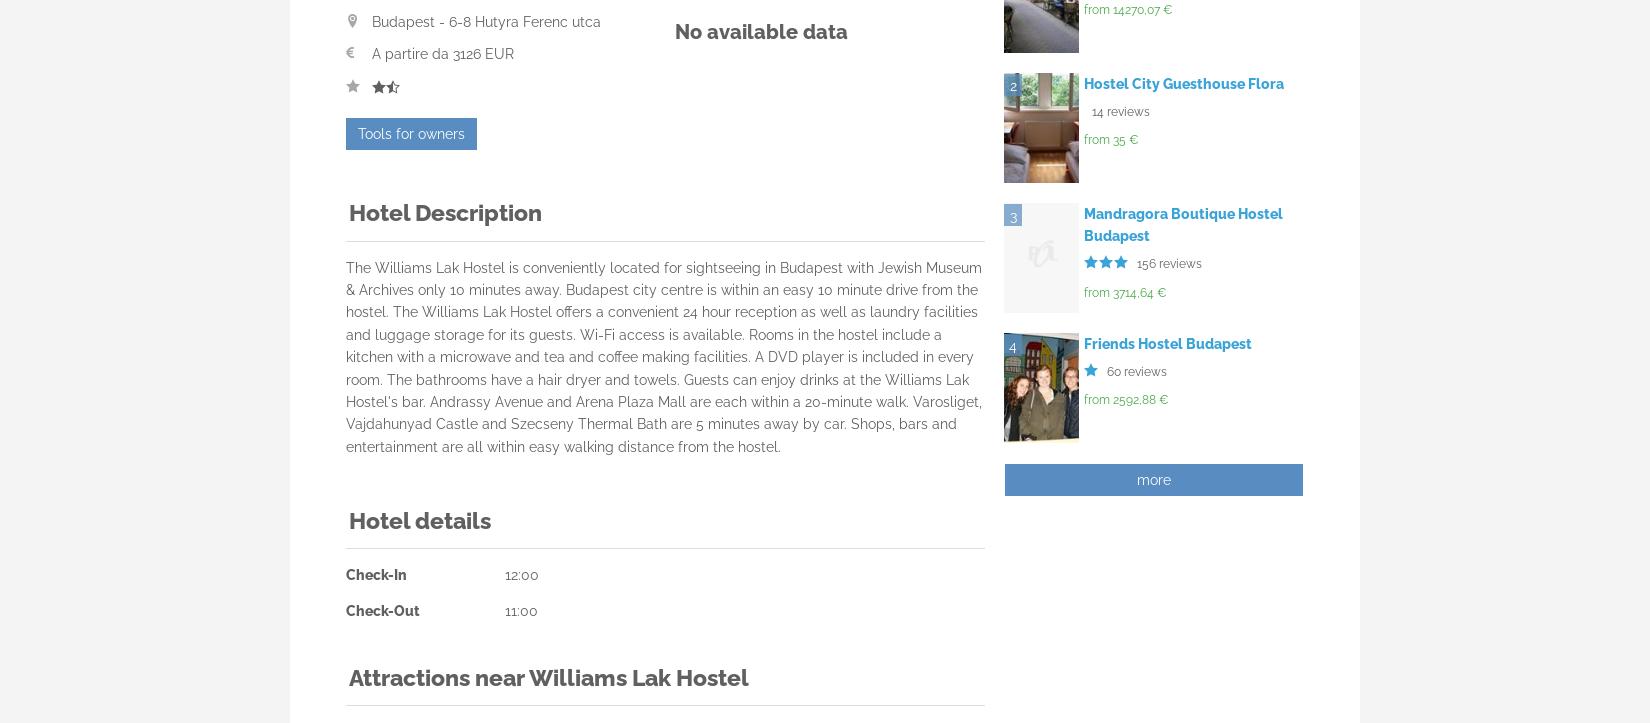  Describe the element at coordinates (485, 21) in the screenshot. I see `'Budapest  - 6-8 Hutyra Ferenc utca'` at that location.